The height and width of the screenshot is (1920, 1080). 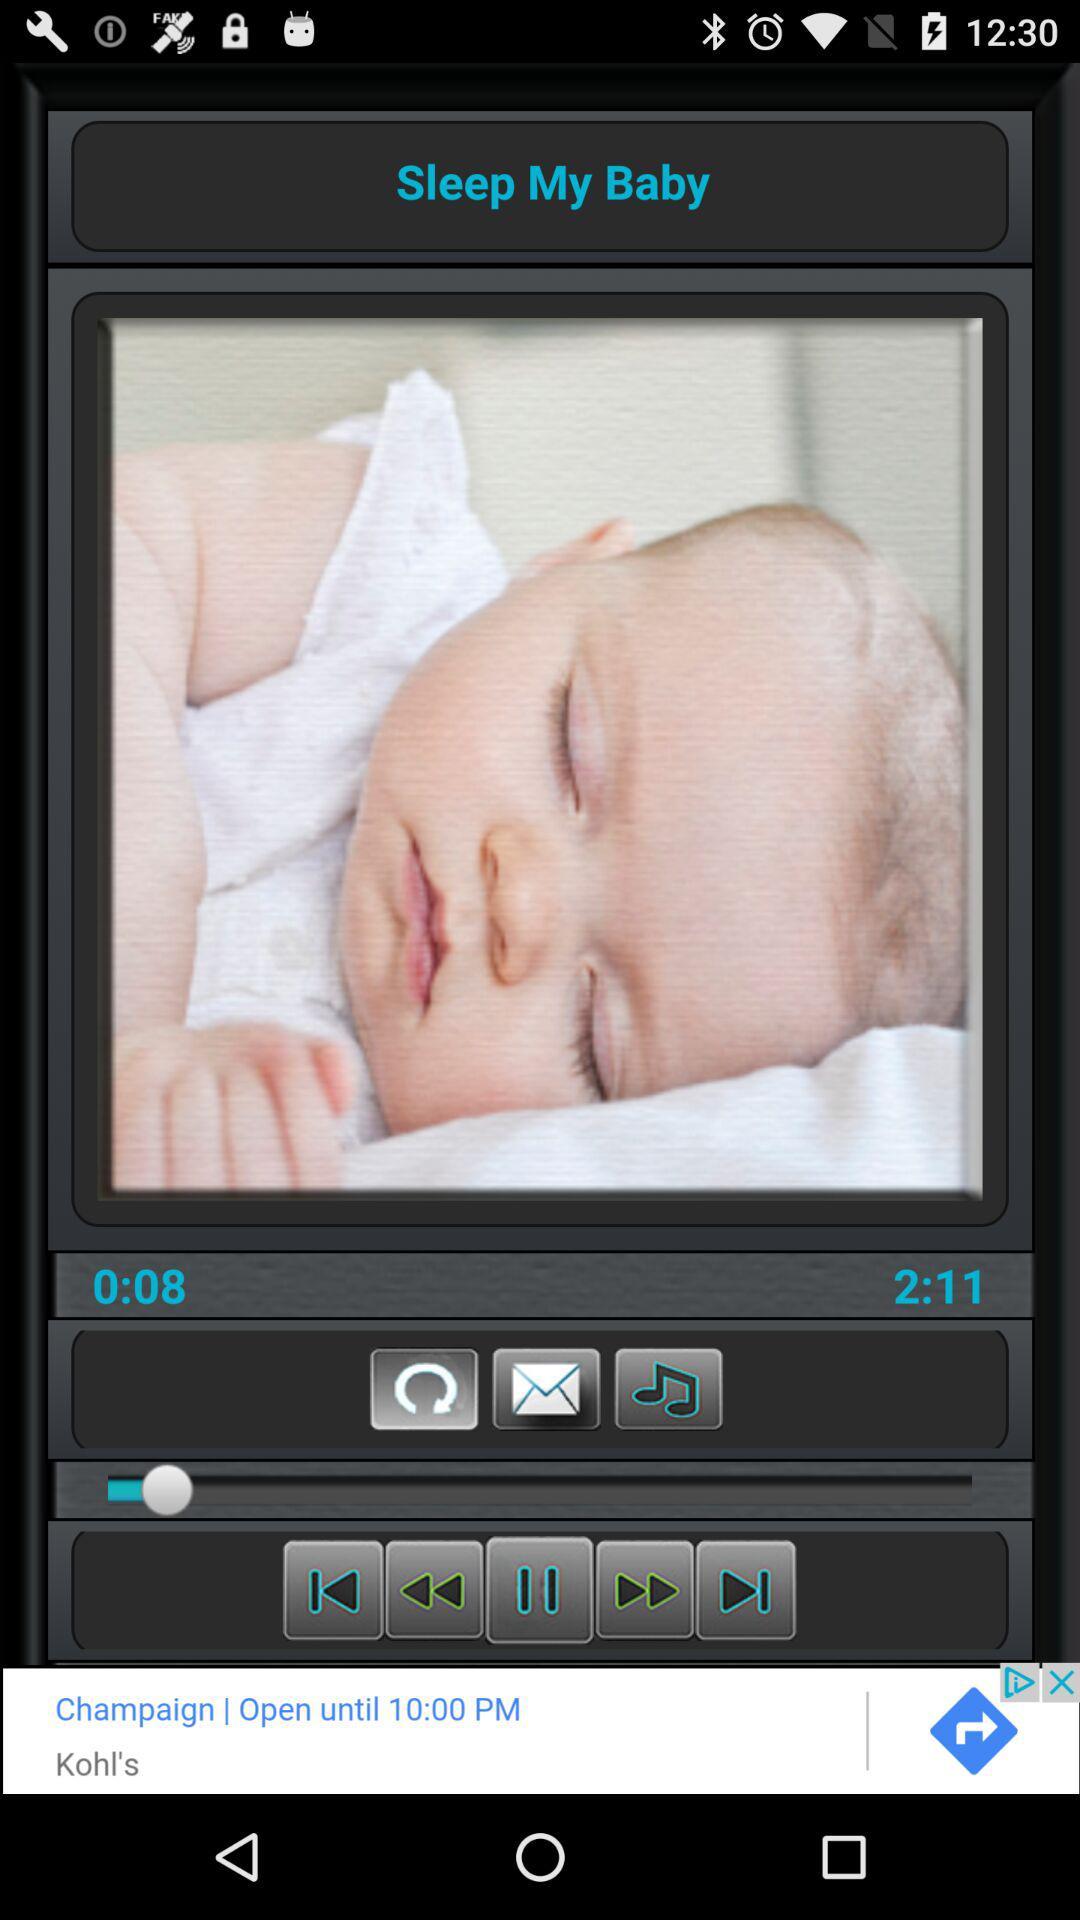 What do you see at coordinates (546, 1387) in the screenshot?
I see `message of store` at bounding box center [546, 1387].